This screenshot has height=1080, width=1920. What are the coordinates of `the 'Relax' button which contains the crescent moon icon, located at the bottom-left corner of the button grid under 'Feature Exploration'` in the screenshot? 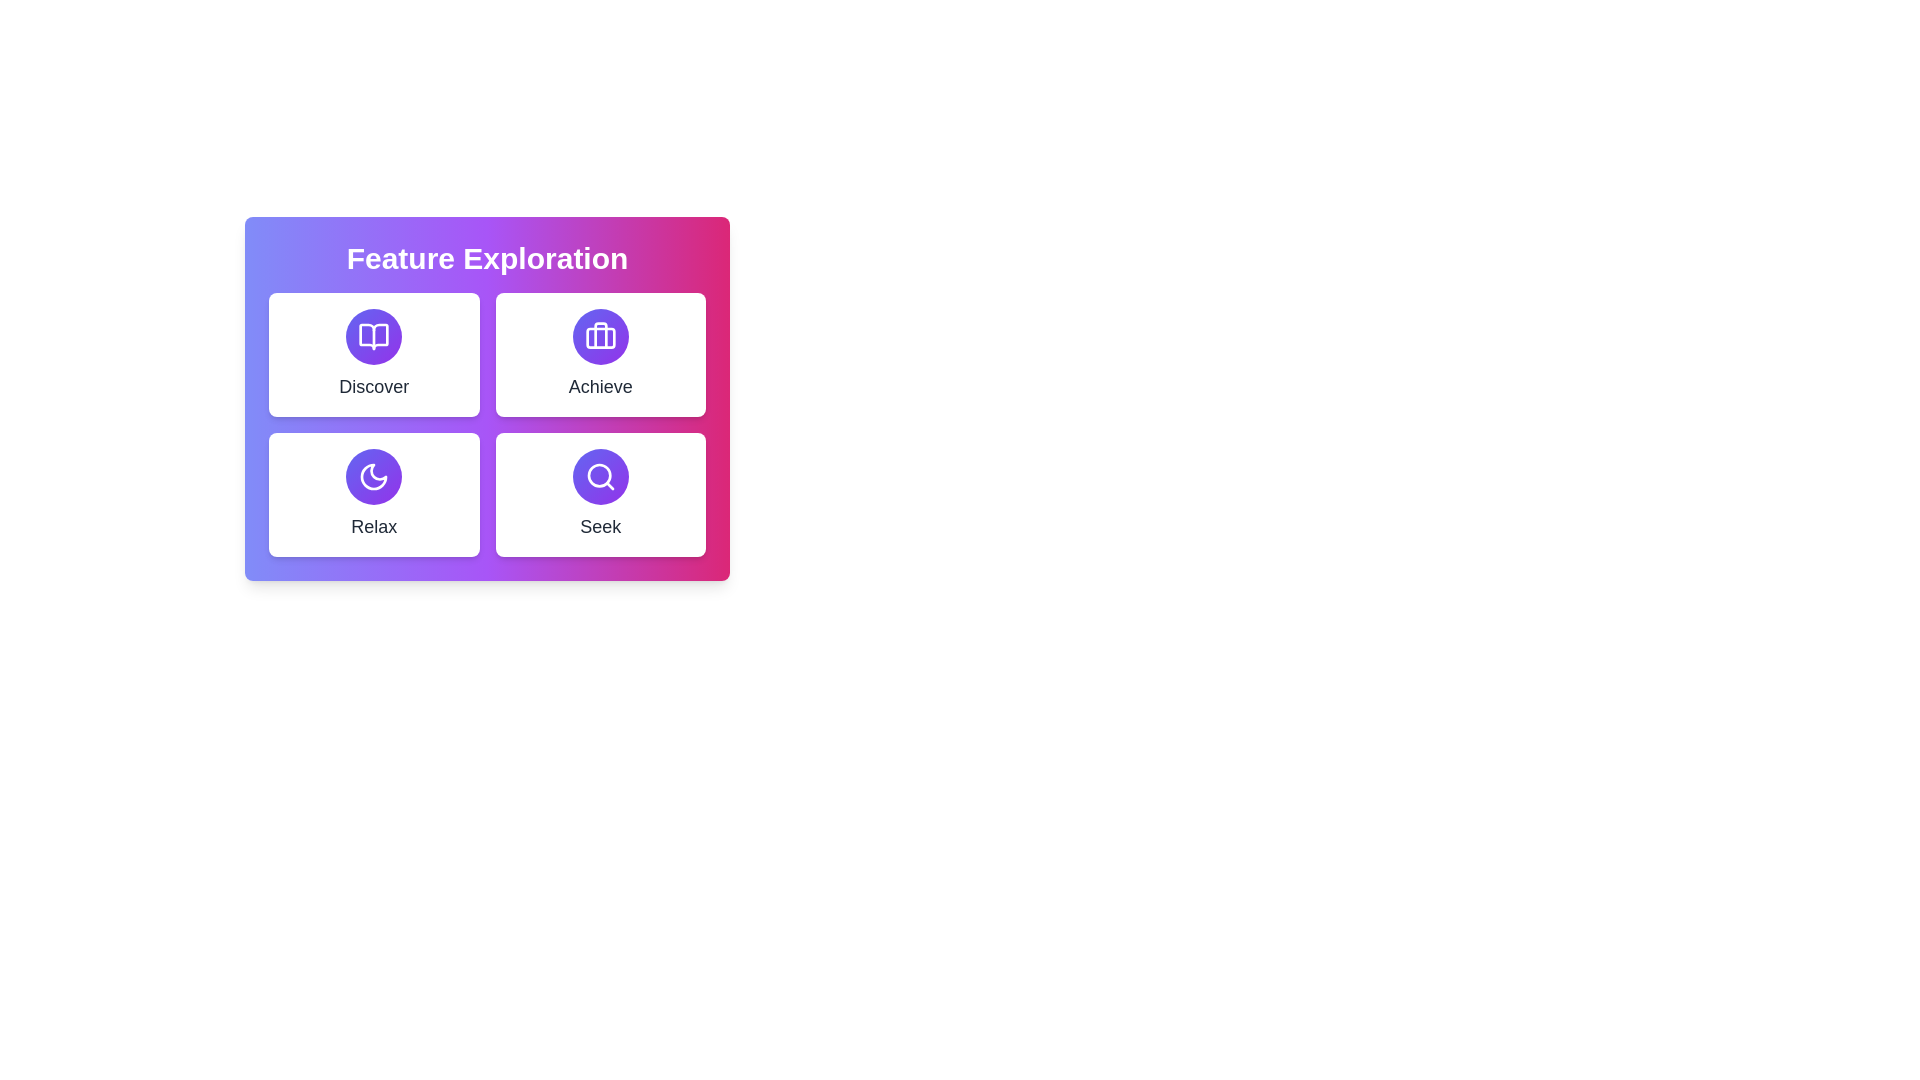 It's located at (374, 477).